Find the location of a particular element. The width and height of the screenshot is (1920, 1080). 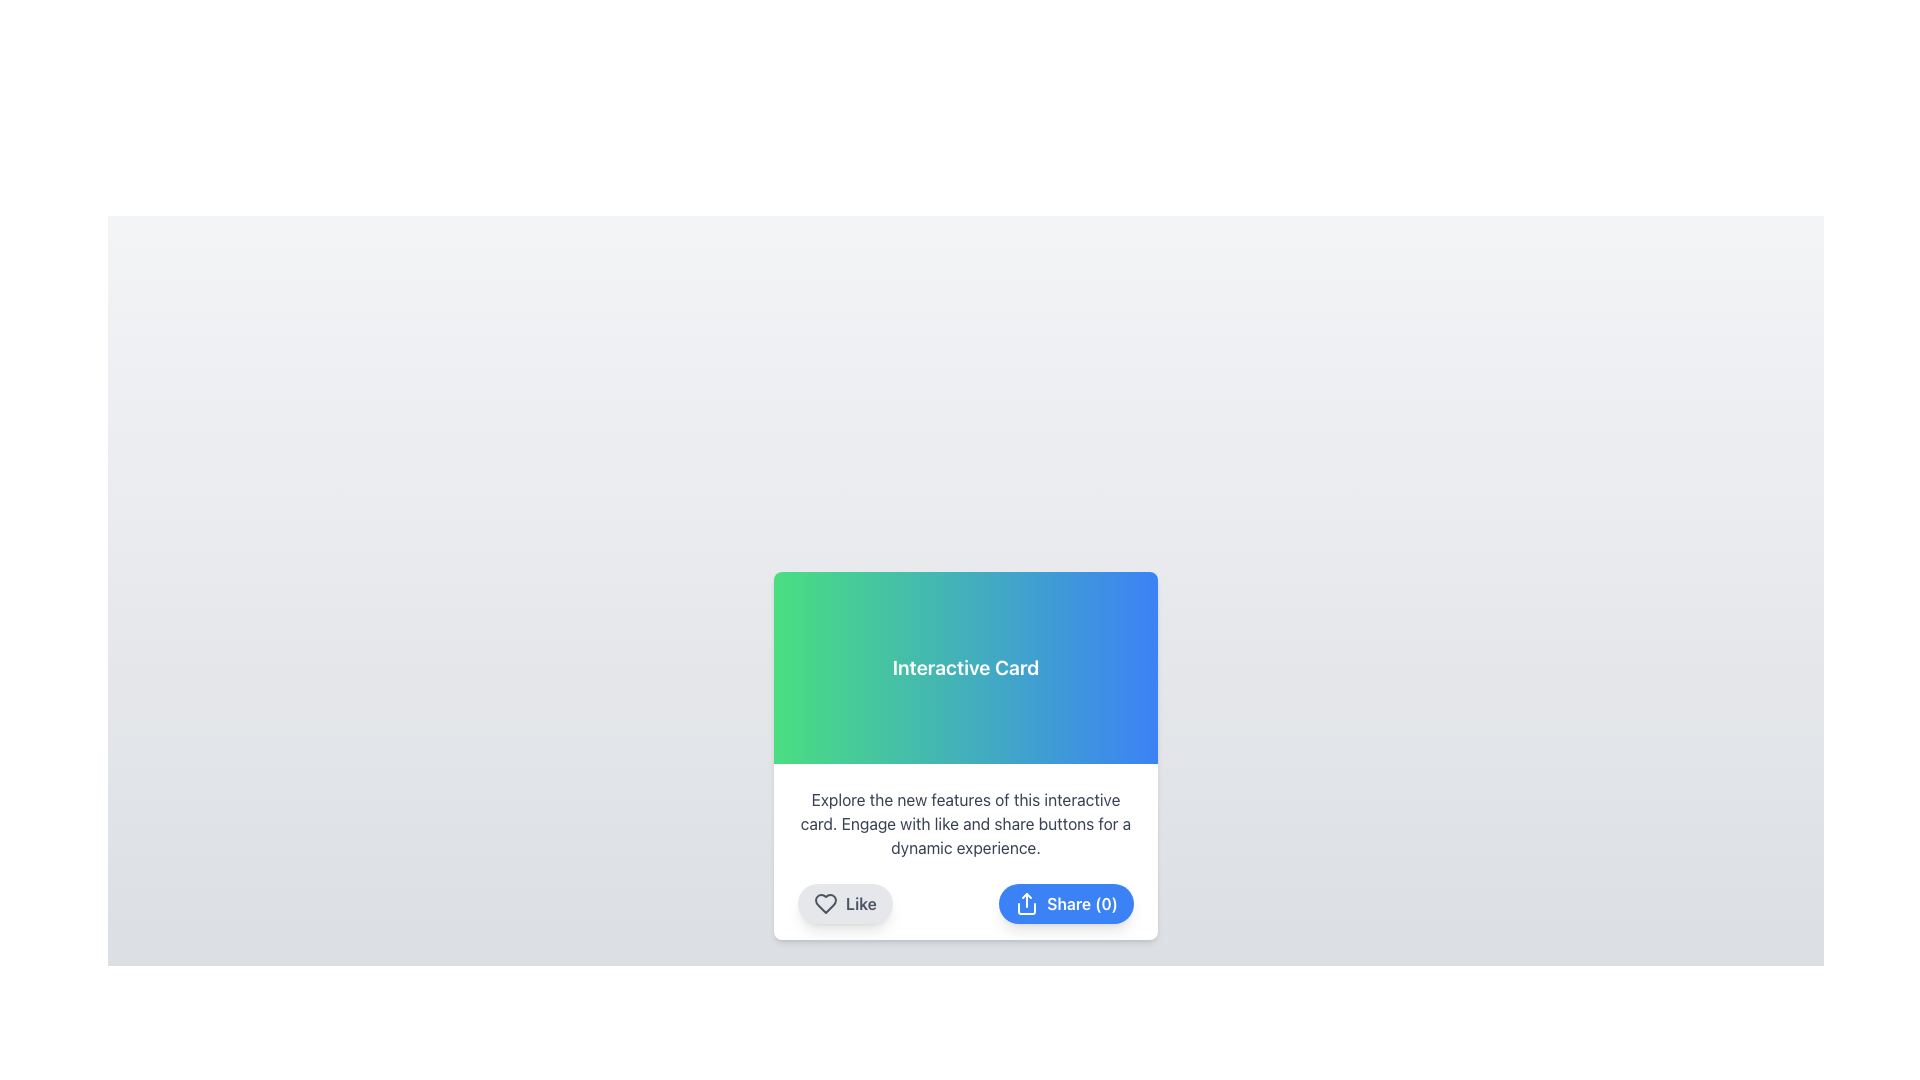

the 'Share (0)' button, which is a rounded rectangular button with a blue background and white text, to view the count displayed on it is located at coordinates (1065, 903).